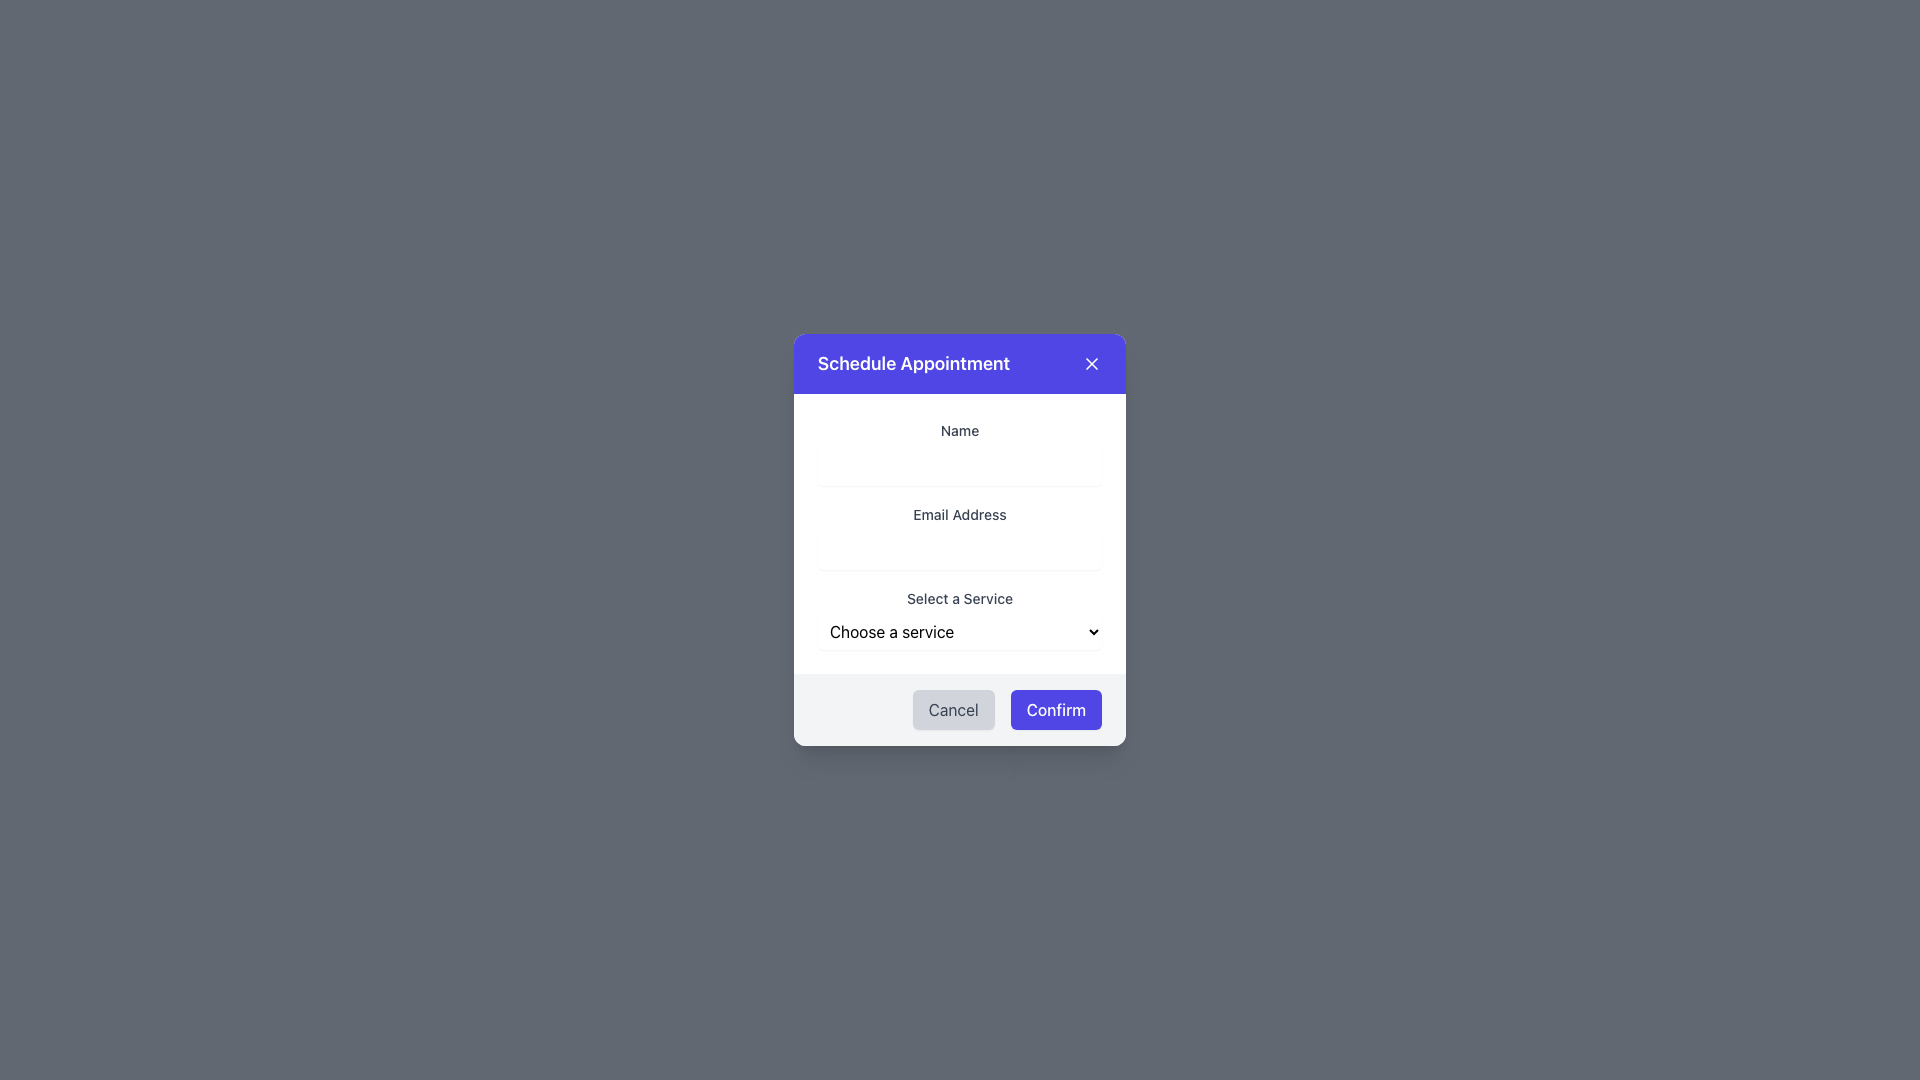  What do you see at coordinates (1055, 708) in the screenshot?
I see `the confirm button located at the bottom-right corner of the dialog box to change its background color to dark blue` at bounding box center [1055, 708].